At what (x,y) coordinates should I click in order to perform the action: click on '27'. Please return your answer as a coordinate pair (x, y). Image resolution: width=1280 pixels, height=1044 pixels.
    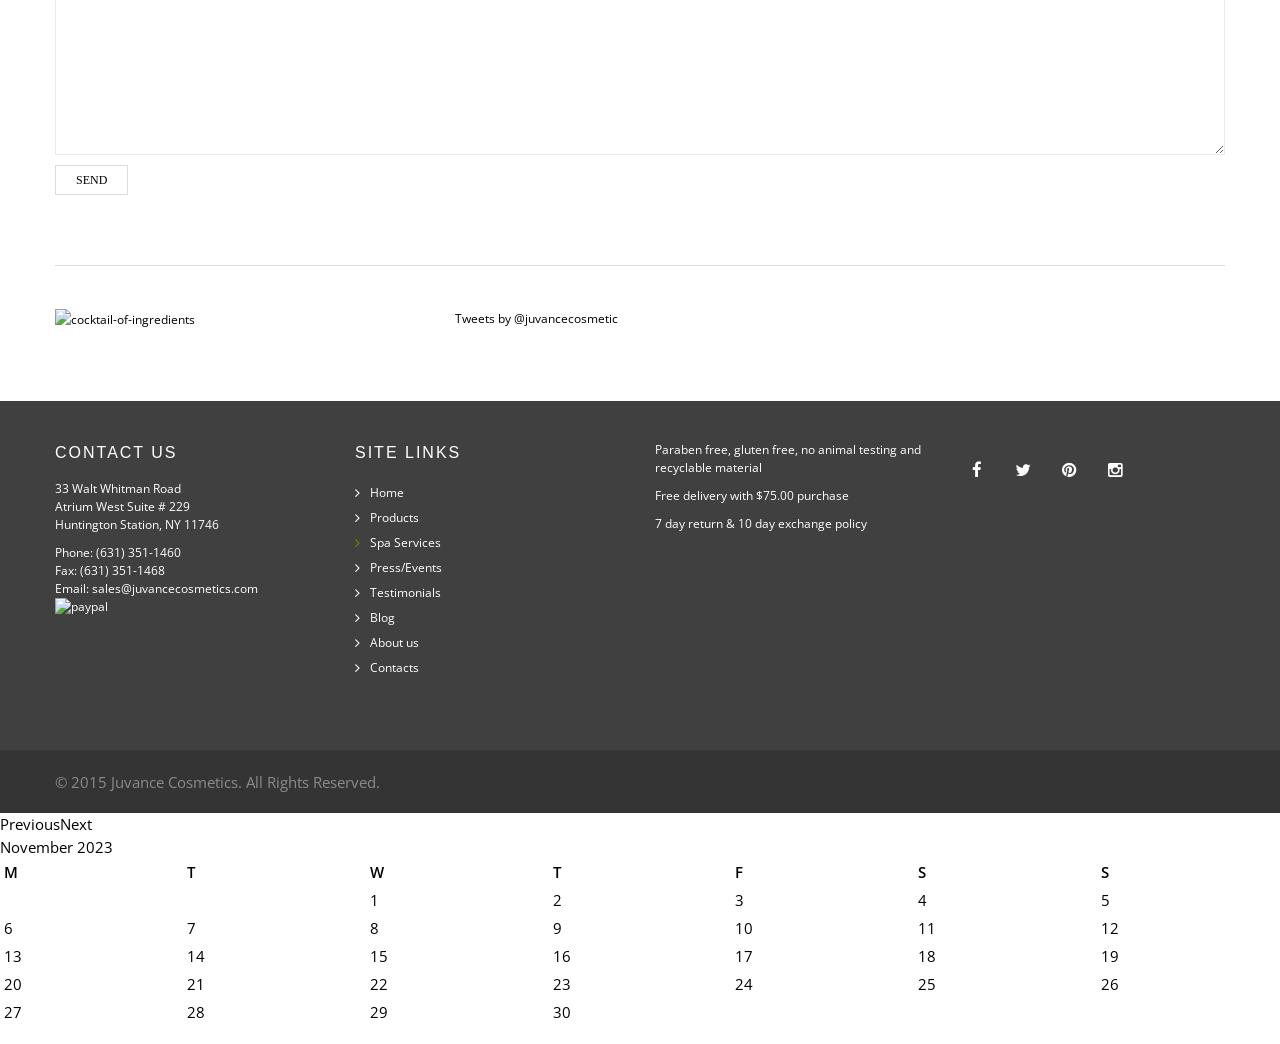
    Looking at the image, I should click on (13, 1011).